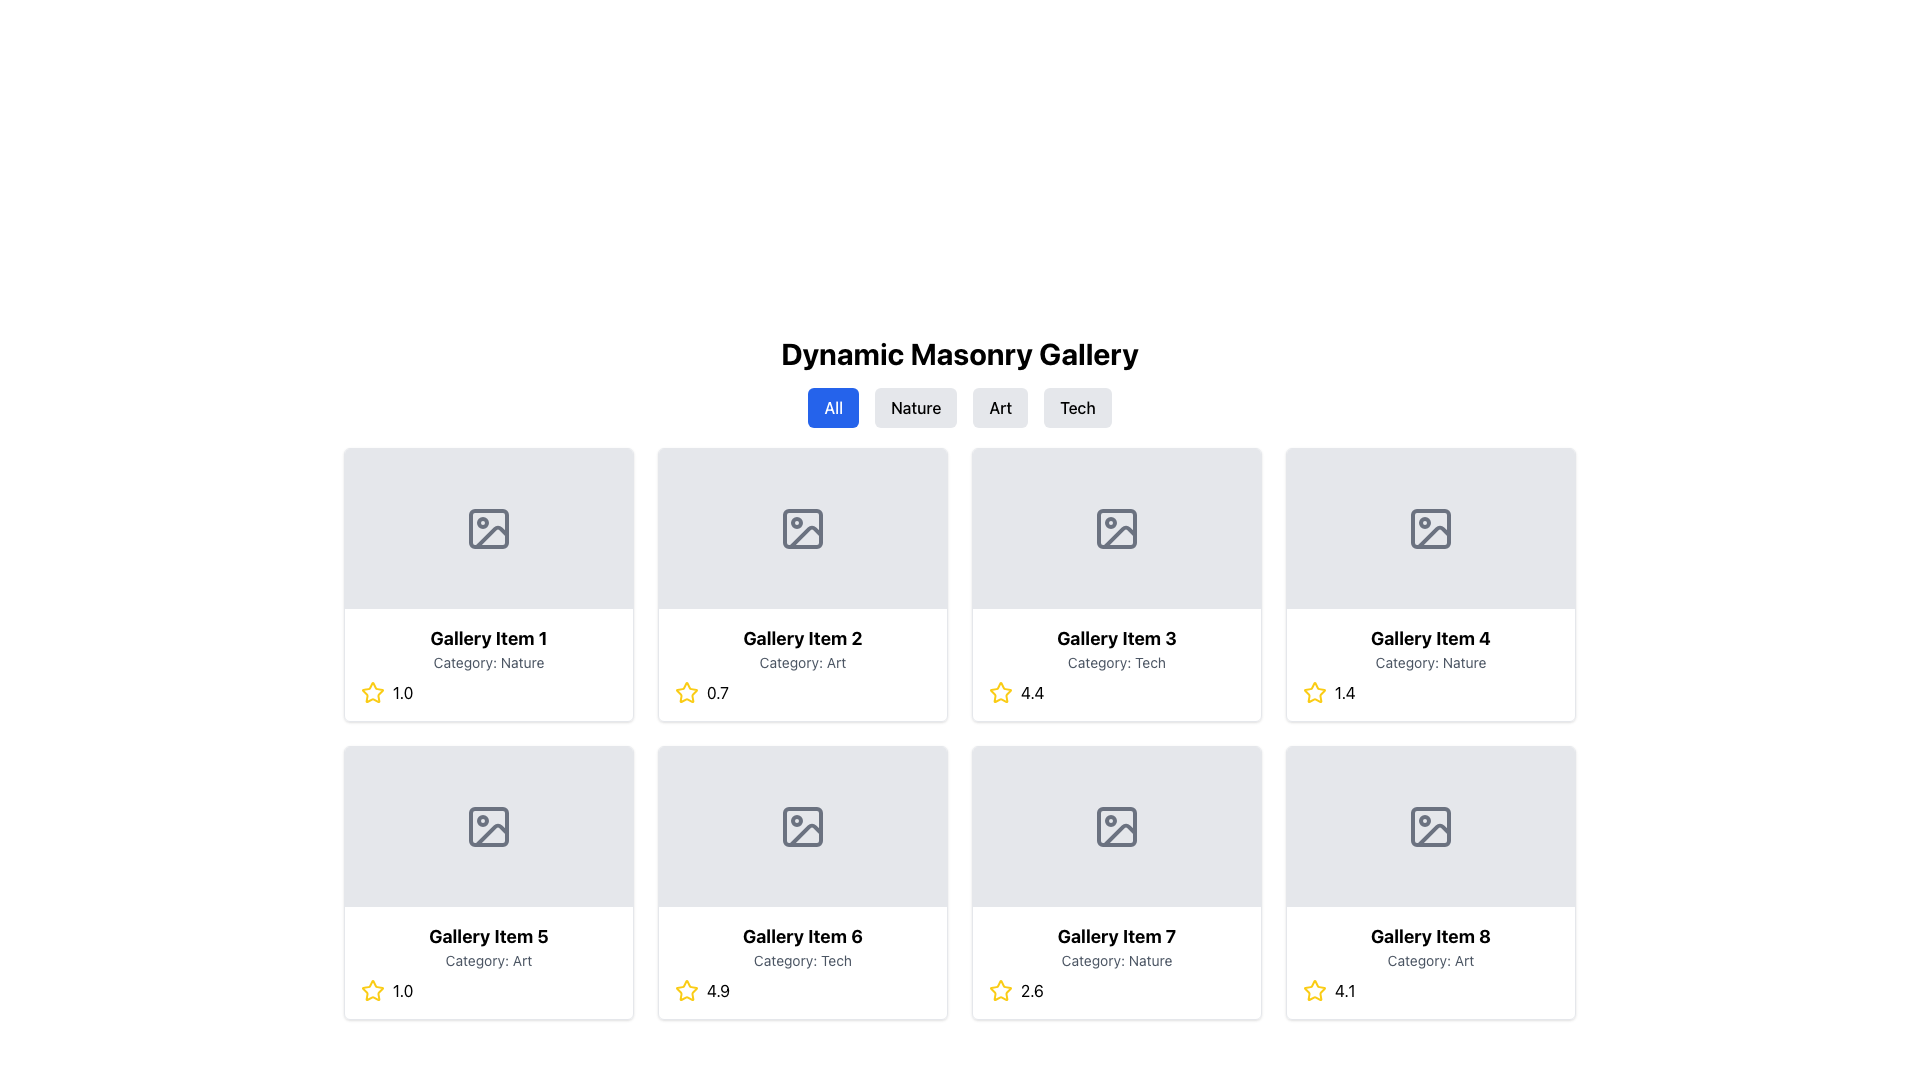  What do you see at coordinates (1116, 826) in the screenshot?
I see `the placeholder image icon with a circular indicator at the top-left corner located in the bottom-left corner of the seventh gallery item` at bounding box center [1116, 826].